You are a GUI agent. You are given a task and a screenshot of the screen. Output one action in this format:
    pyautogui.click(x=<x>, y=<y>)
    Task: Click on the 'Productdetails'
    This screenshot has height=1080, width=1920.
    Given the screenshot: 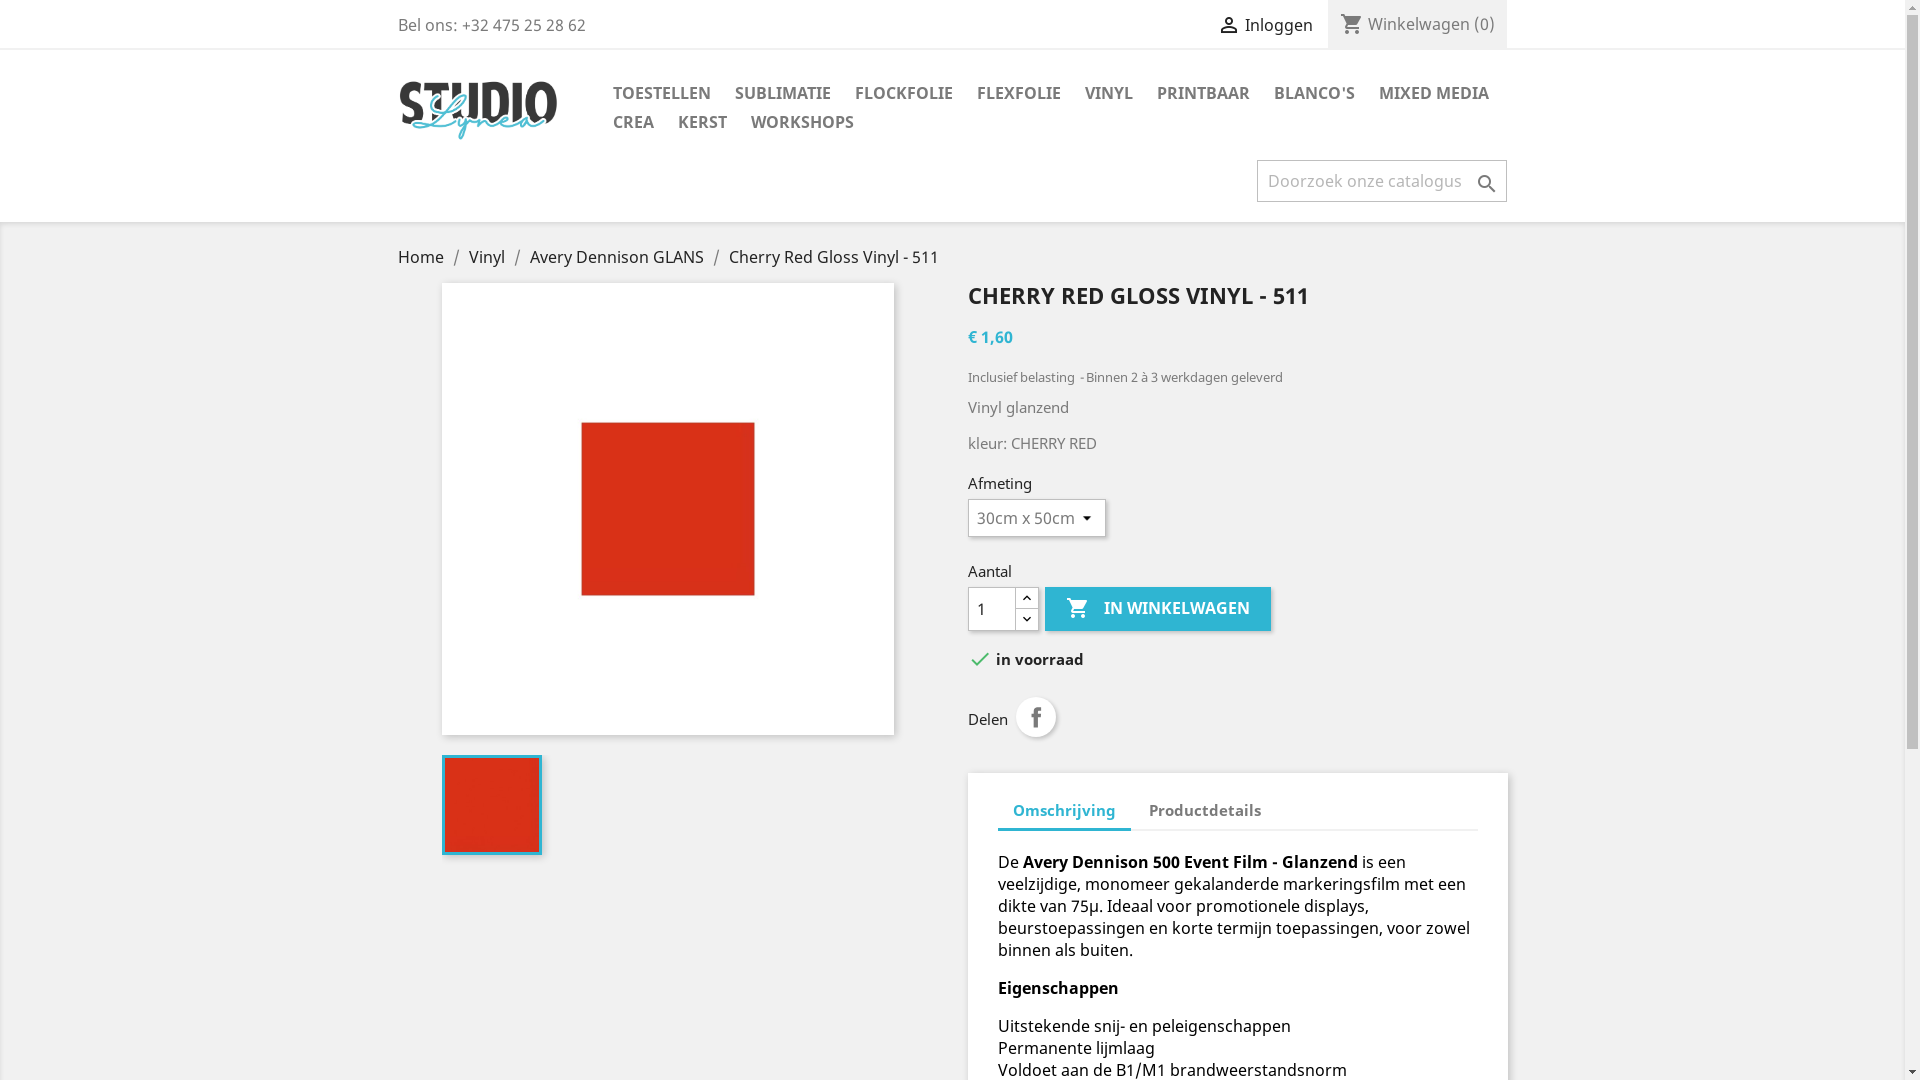 What is the action you would take?
    pyautogui.click(x=1203, y=810)
    